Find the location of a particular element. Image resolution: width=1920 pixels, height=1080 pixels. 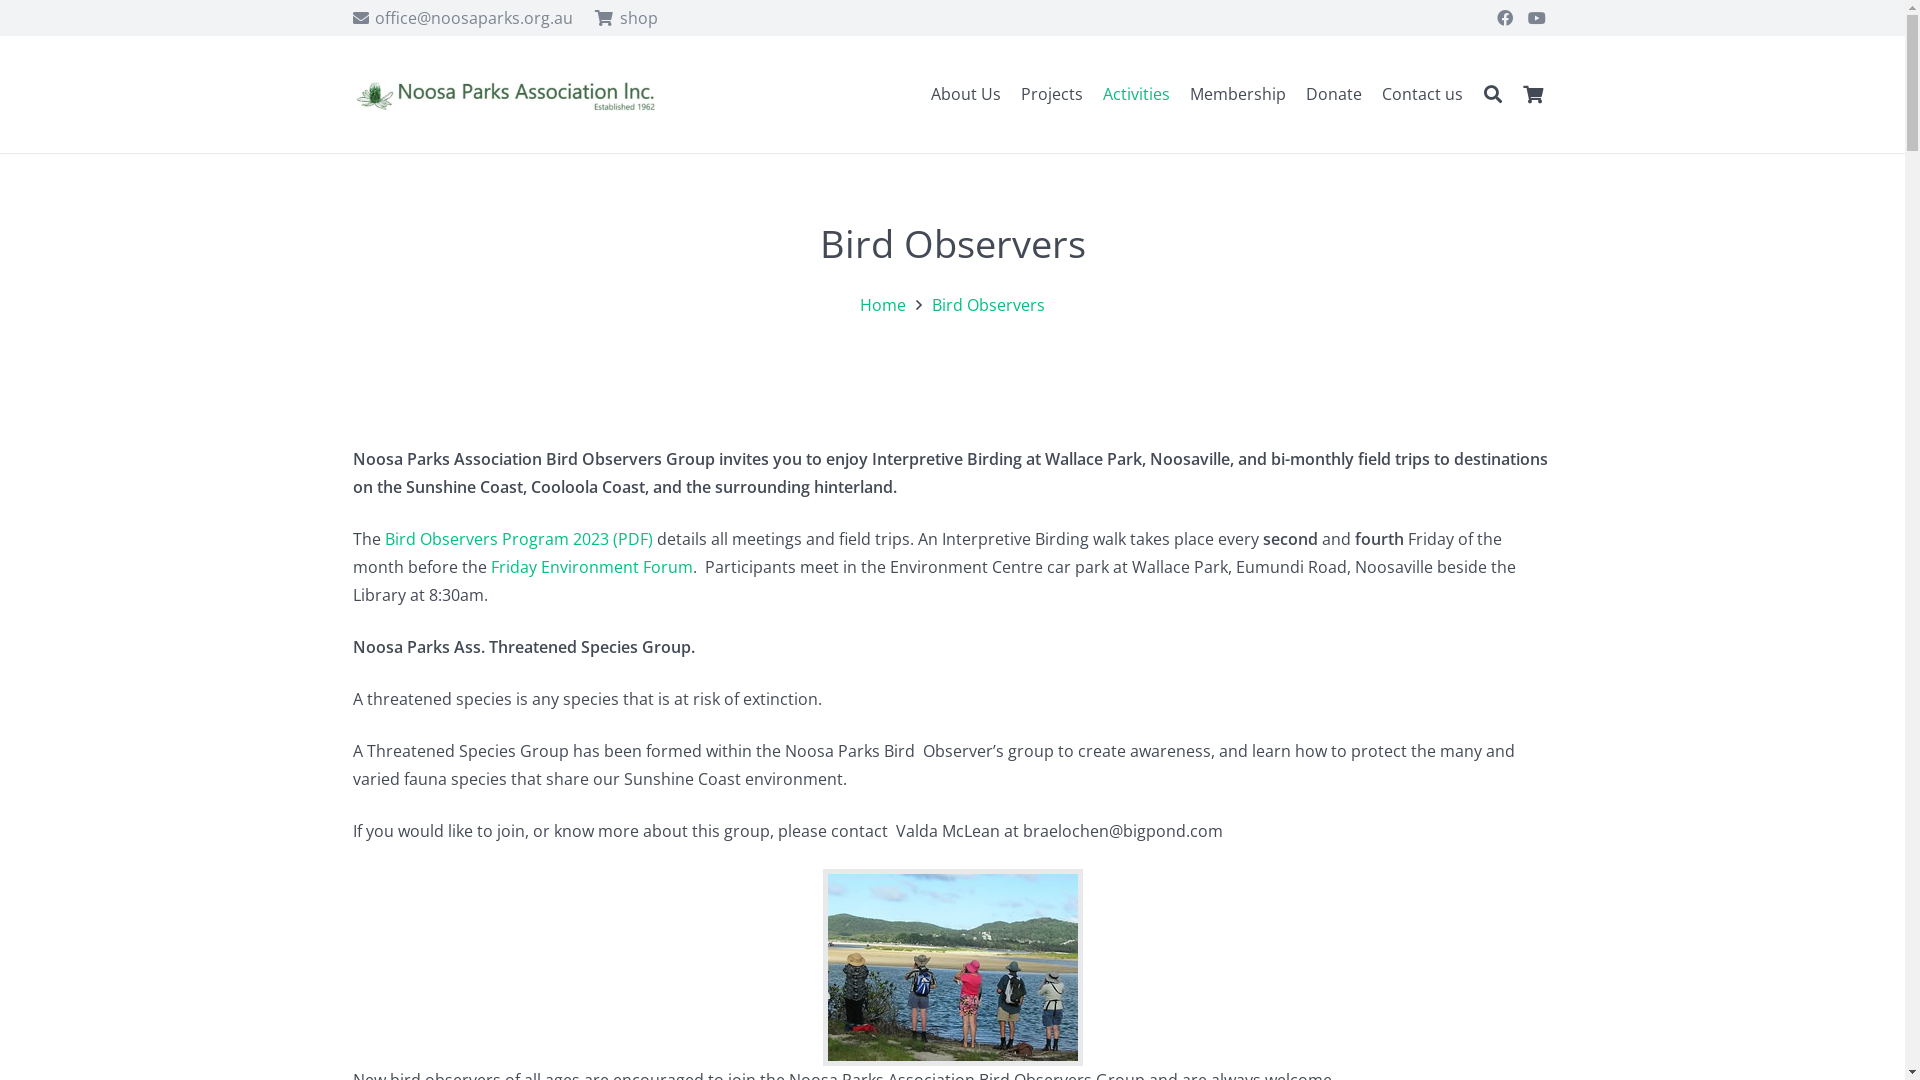

'Contact us' is located at coordinates (1421, 94).